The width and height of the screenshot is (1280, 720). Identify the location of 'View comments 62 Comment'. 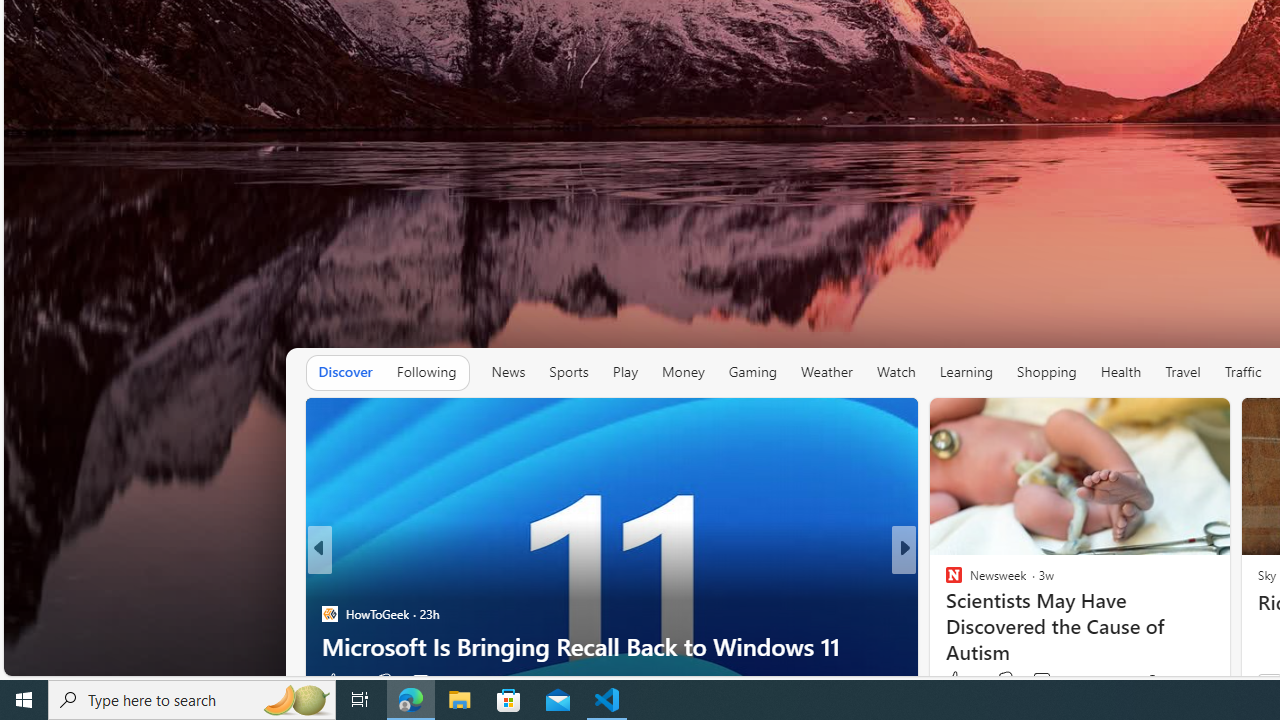
(1044, 680).